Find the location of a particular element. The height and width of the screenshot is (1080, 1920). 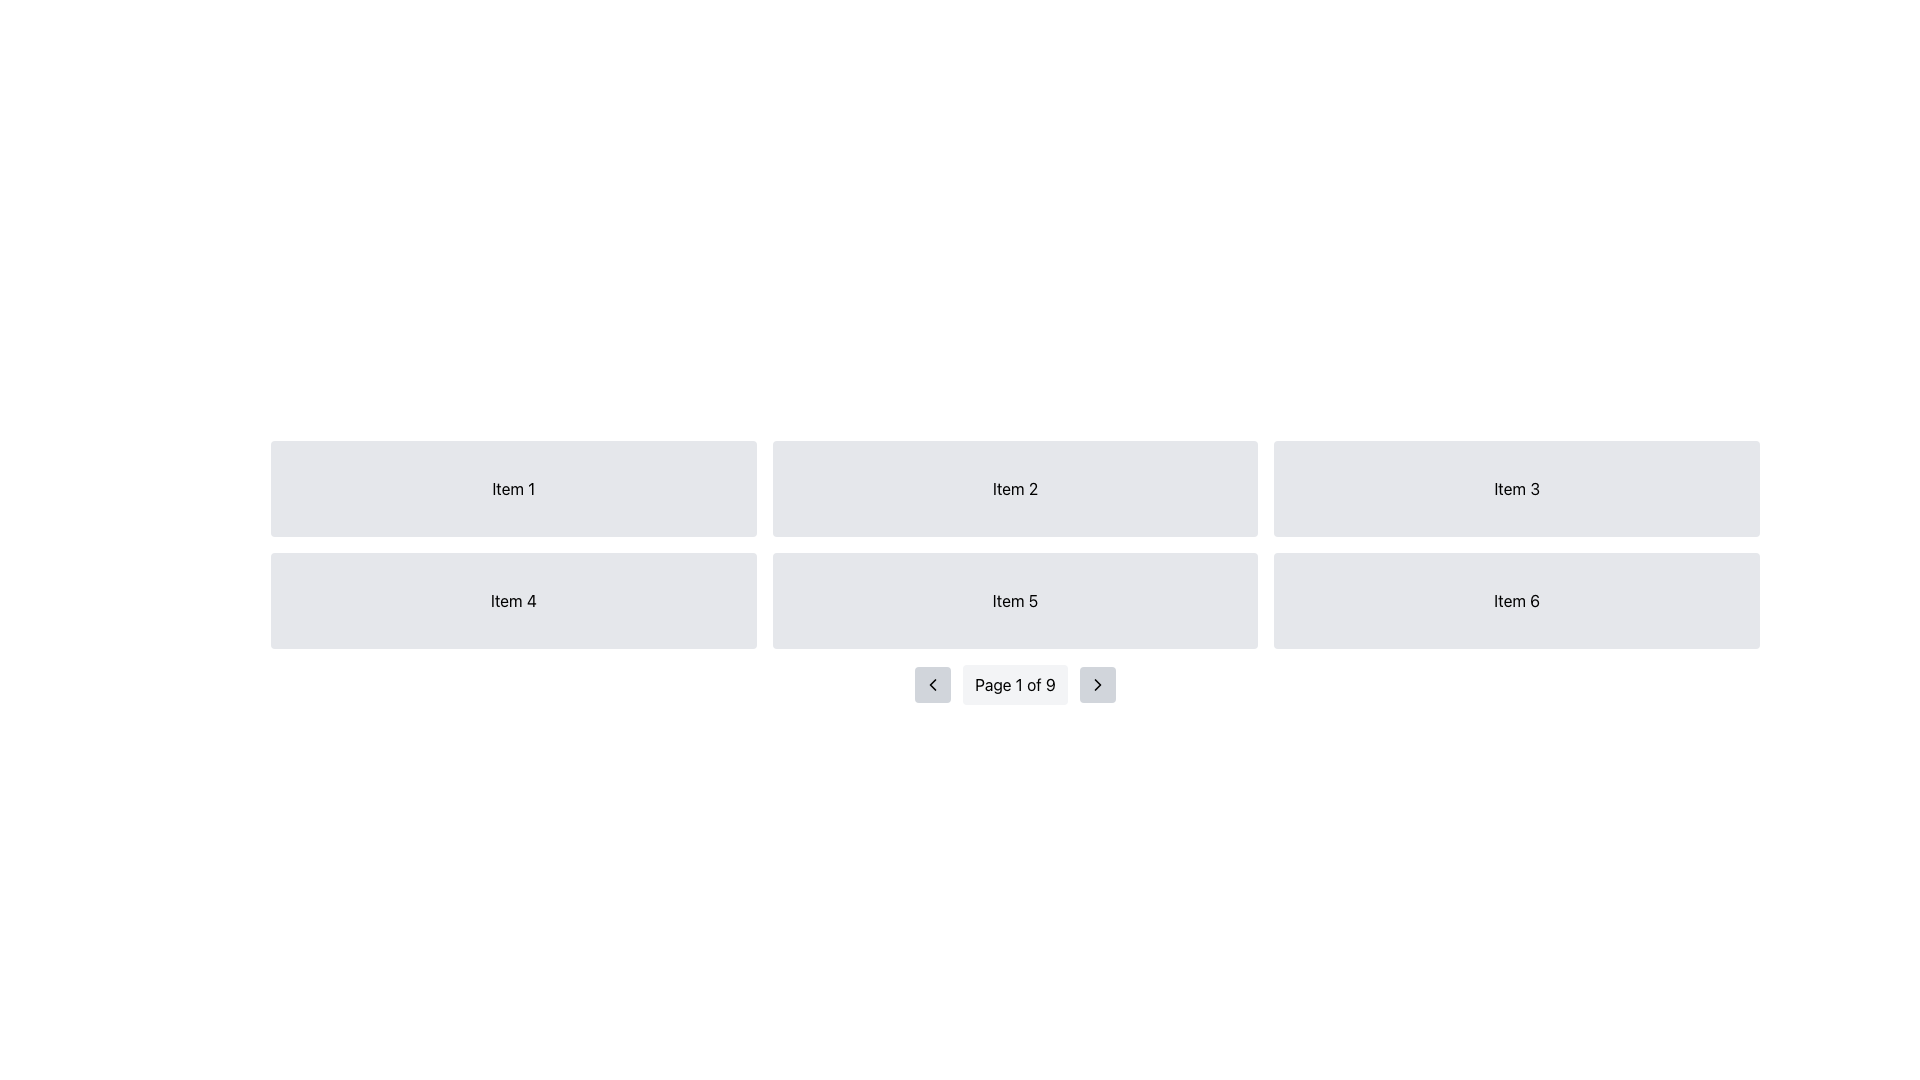

the static box labeled 'Item 3' with a light gray background and rounded corners, which is the third element in the top row of a grid layout is located at coordinates (1517, 489).